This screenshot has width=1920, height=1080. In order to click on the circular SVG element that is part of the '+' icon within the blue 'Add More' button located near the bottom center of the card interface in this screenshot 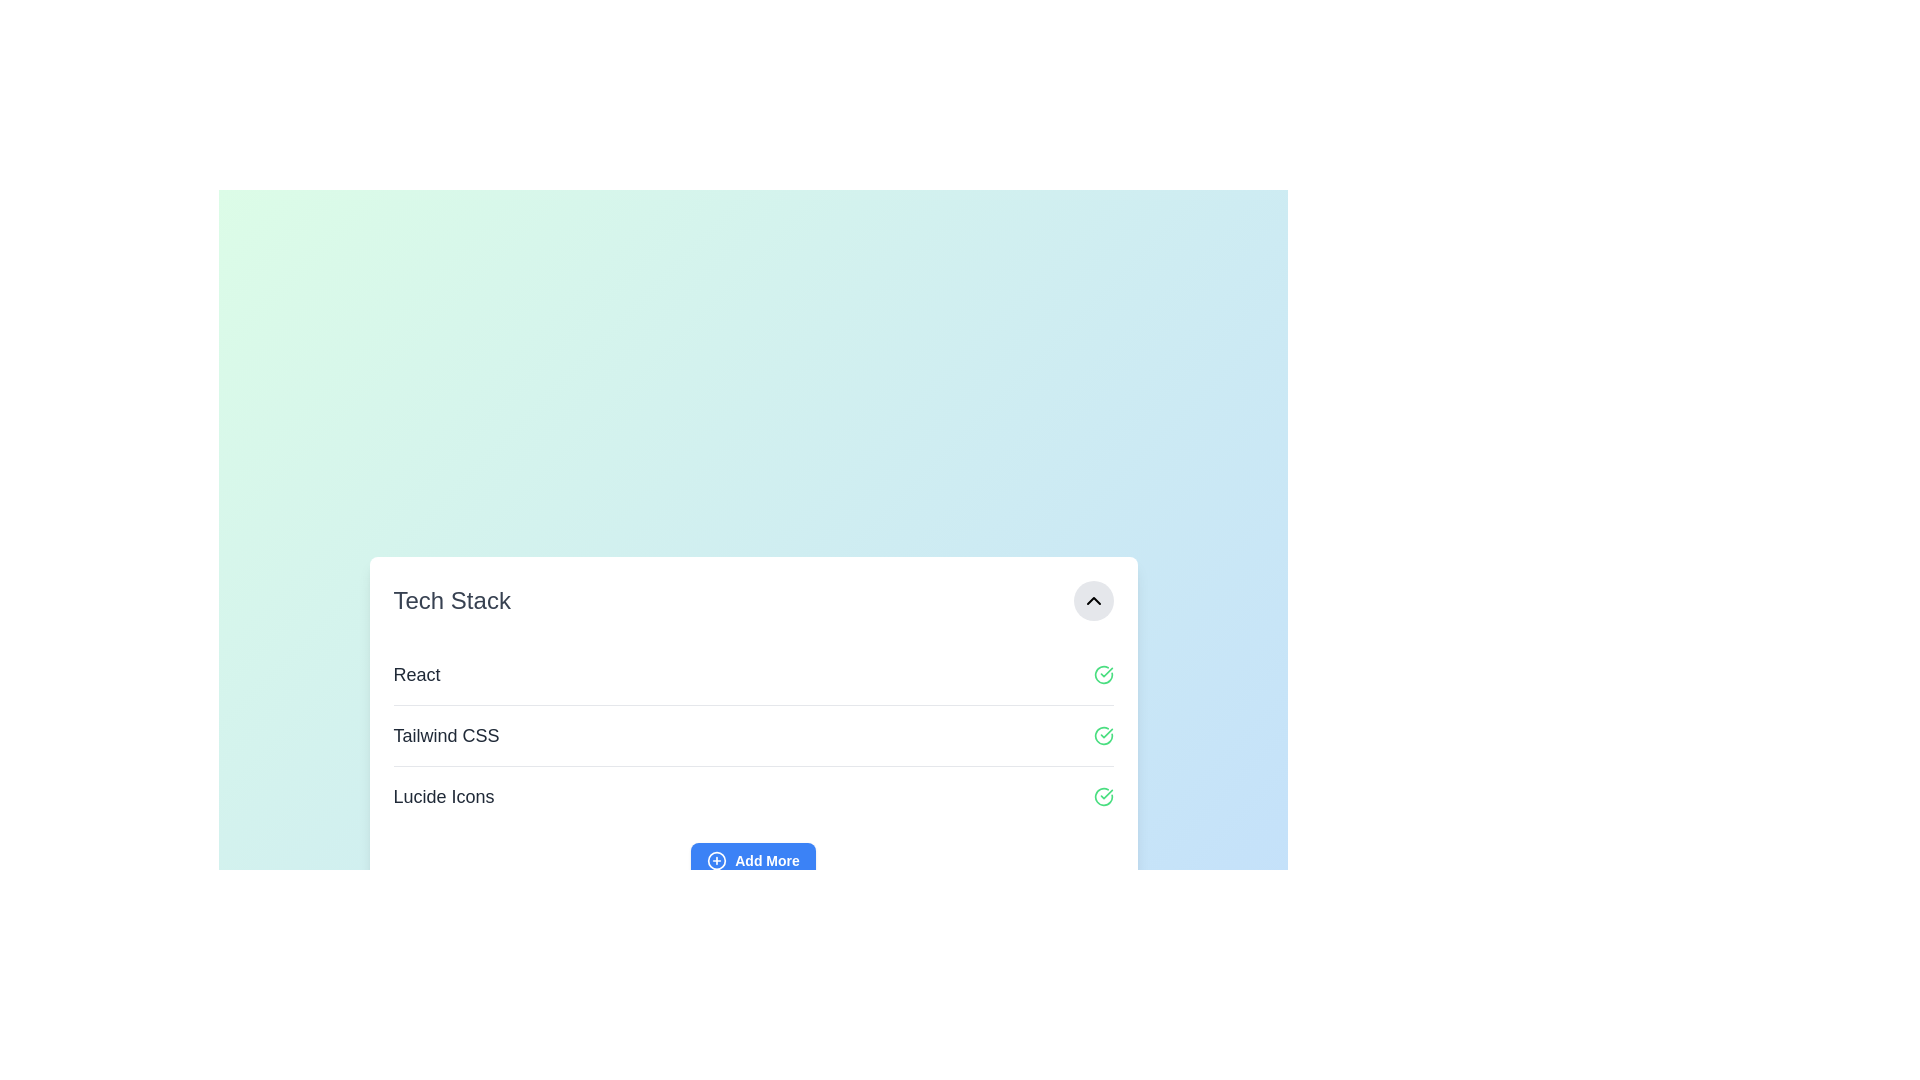, I will do `click(717, 859)`.